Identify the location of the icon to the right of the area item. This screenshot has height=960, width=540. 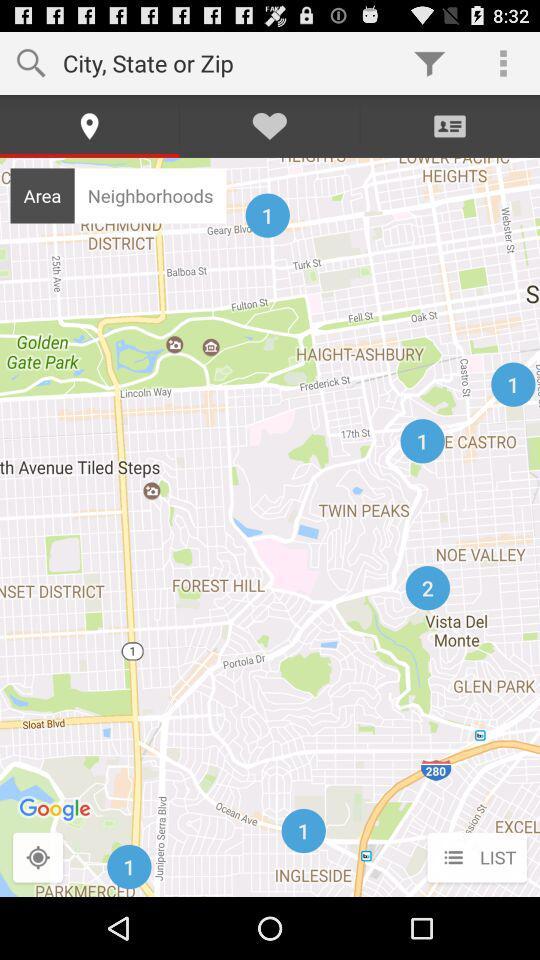
(149, 195).